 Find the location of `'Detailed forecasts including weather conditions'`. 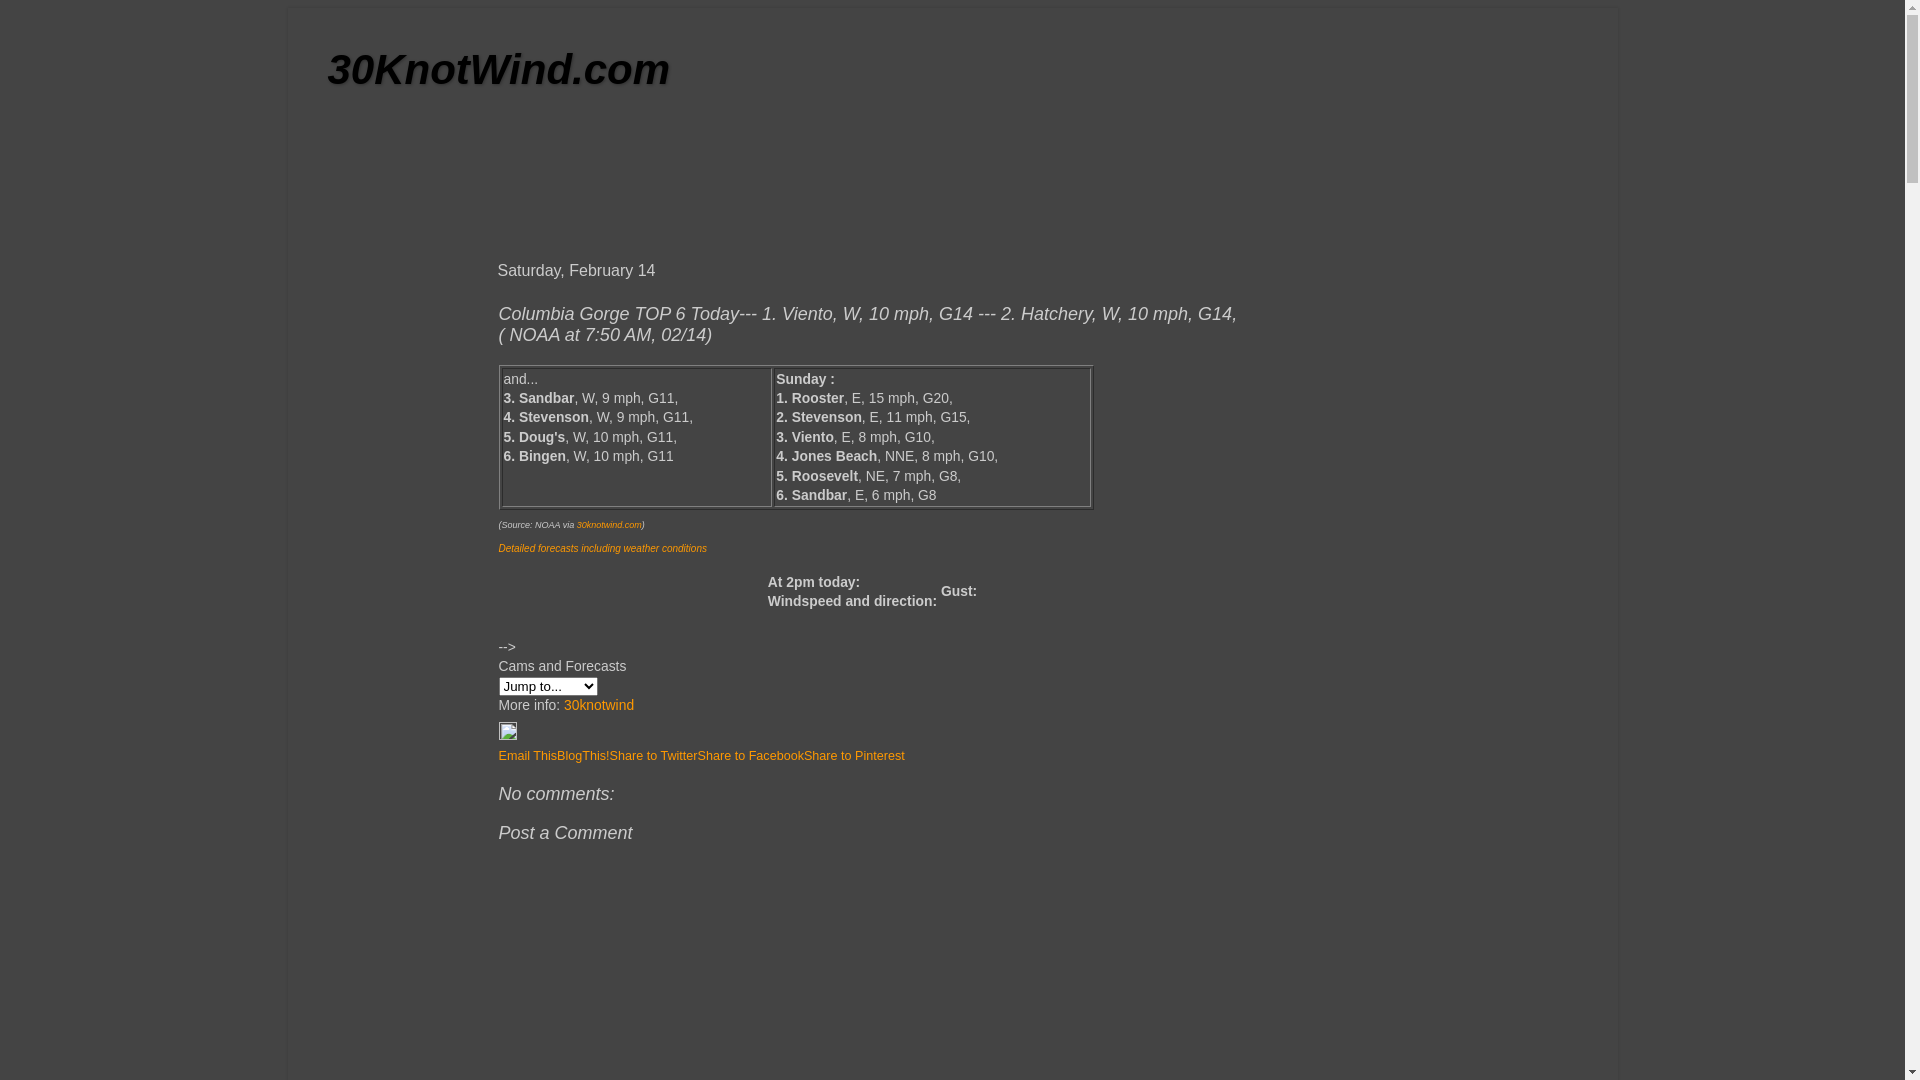

'Detailed forecasts including weather conditions' is located at coordinates (600, 548).